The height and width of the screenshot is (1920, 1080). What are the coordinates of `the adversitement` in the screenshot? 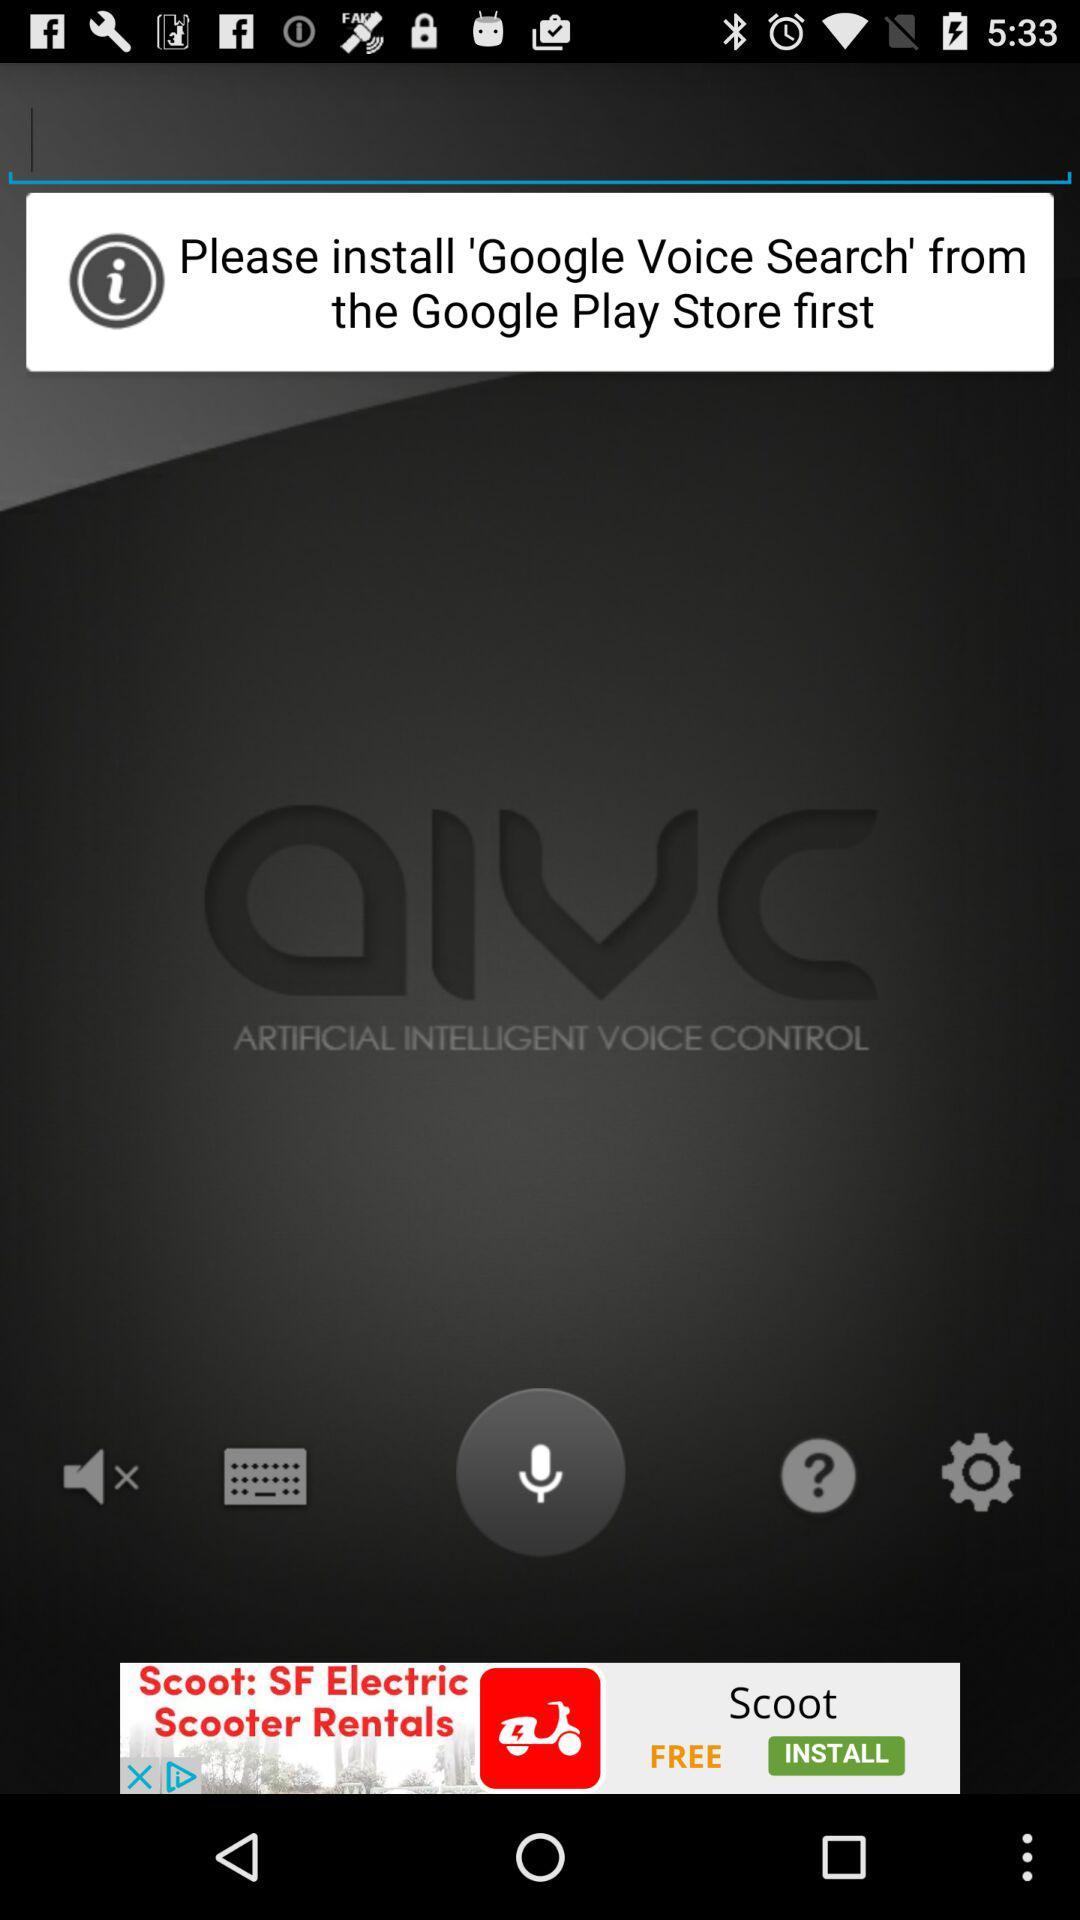 It's located at (540, 1727).